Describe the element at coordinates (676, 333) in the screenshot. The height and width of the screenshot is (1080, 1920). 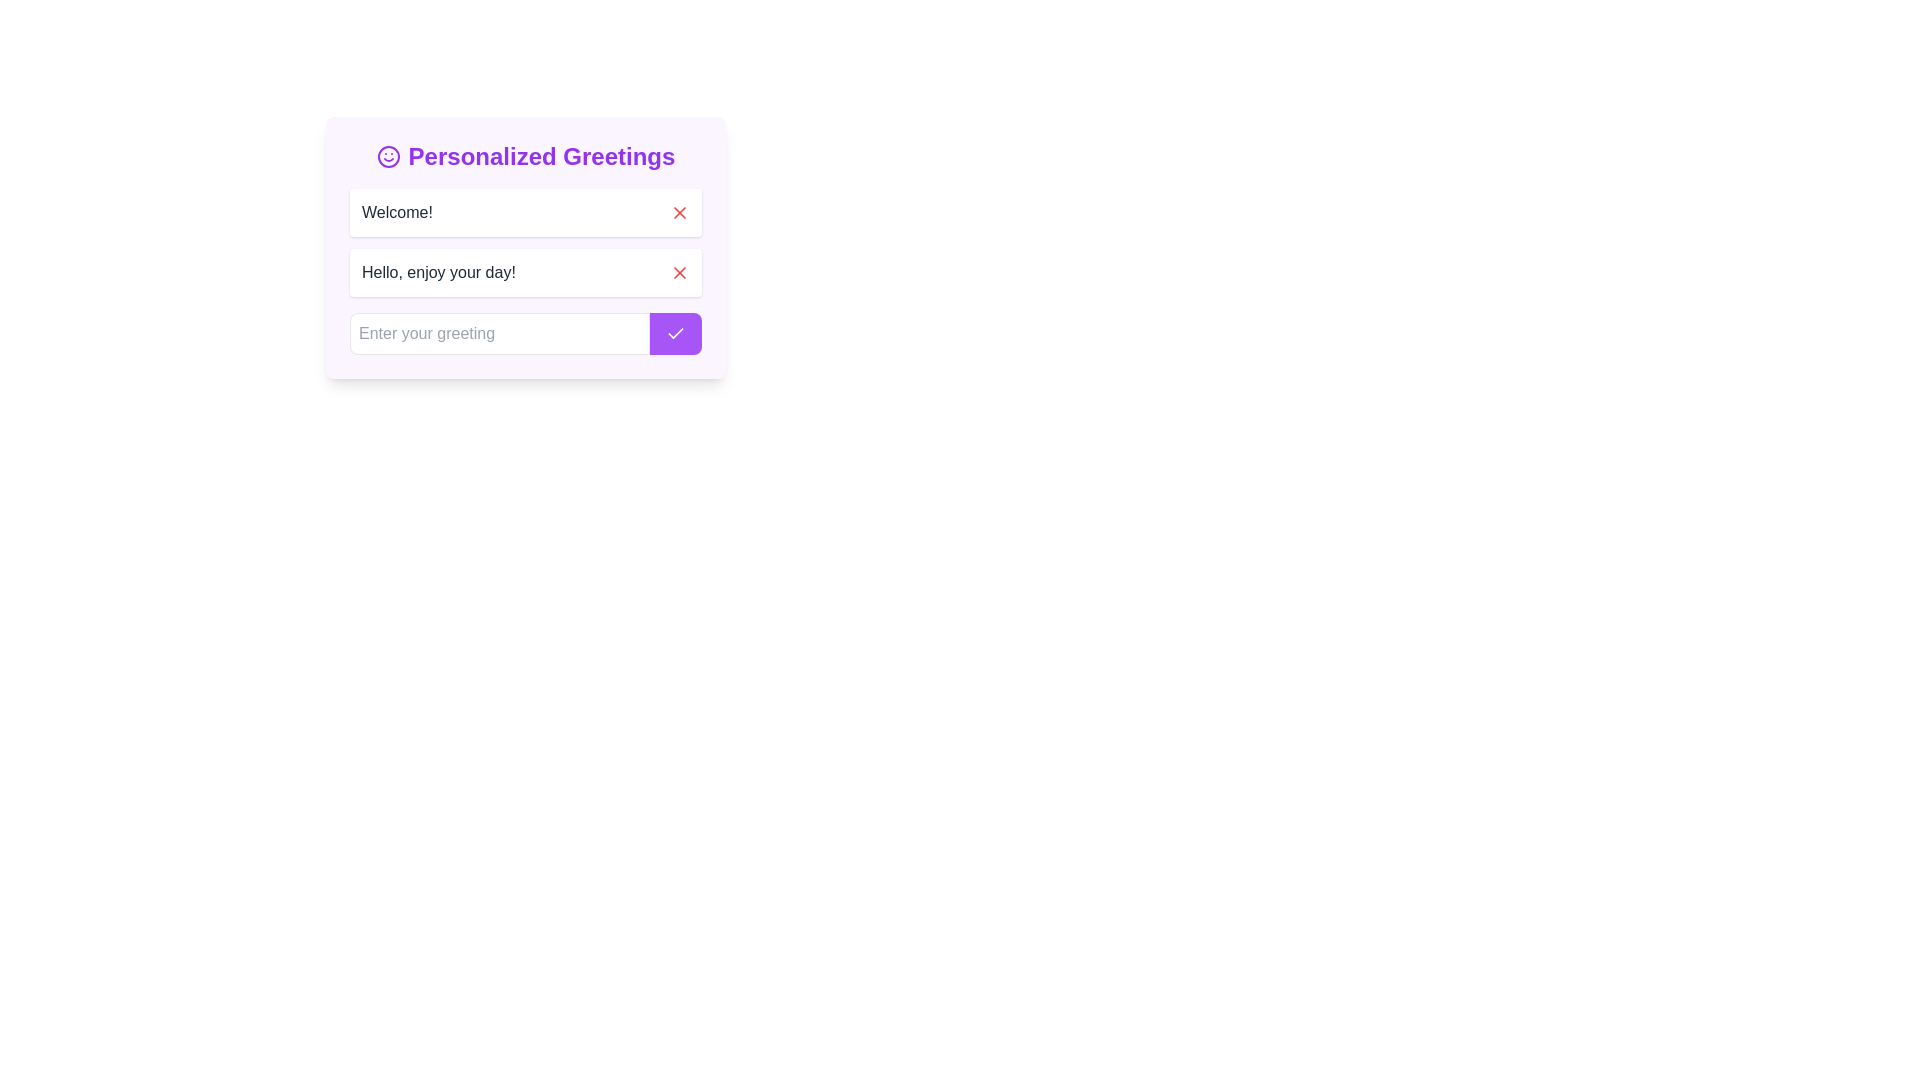
I see `the button with a purple background and a white checkmark icon` at that location.